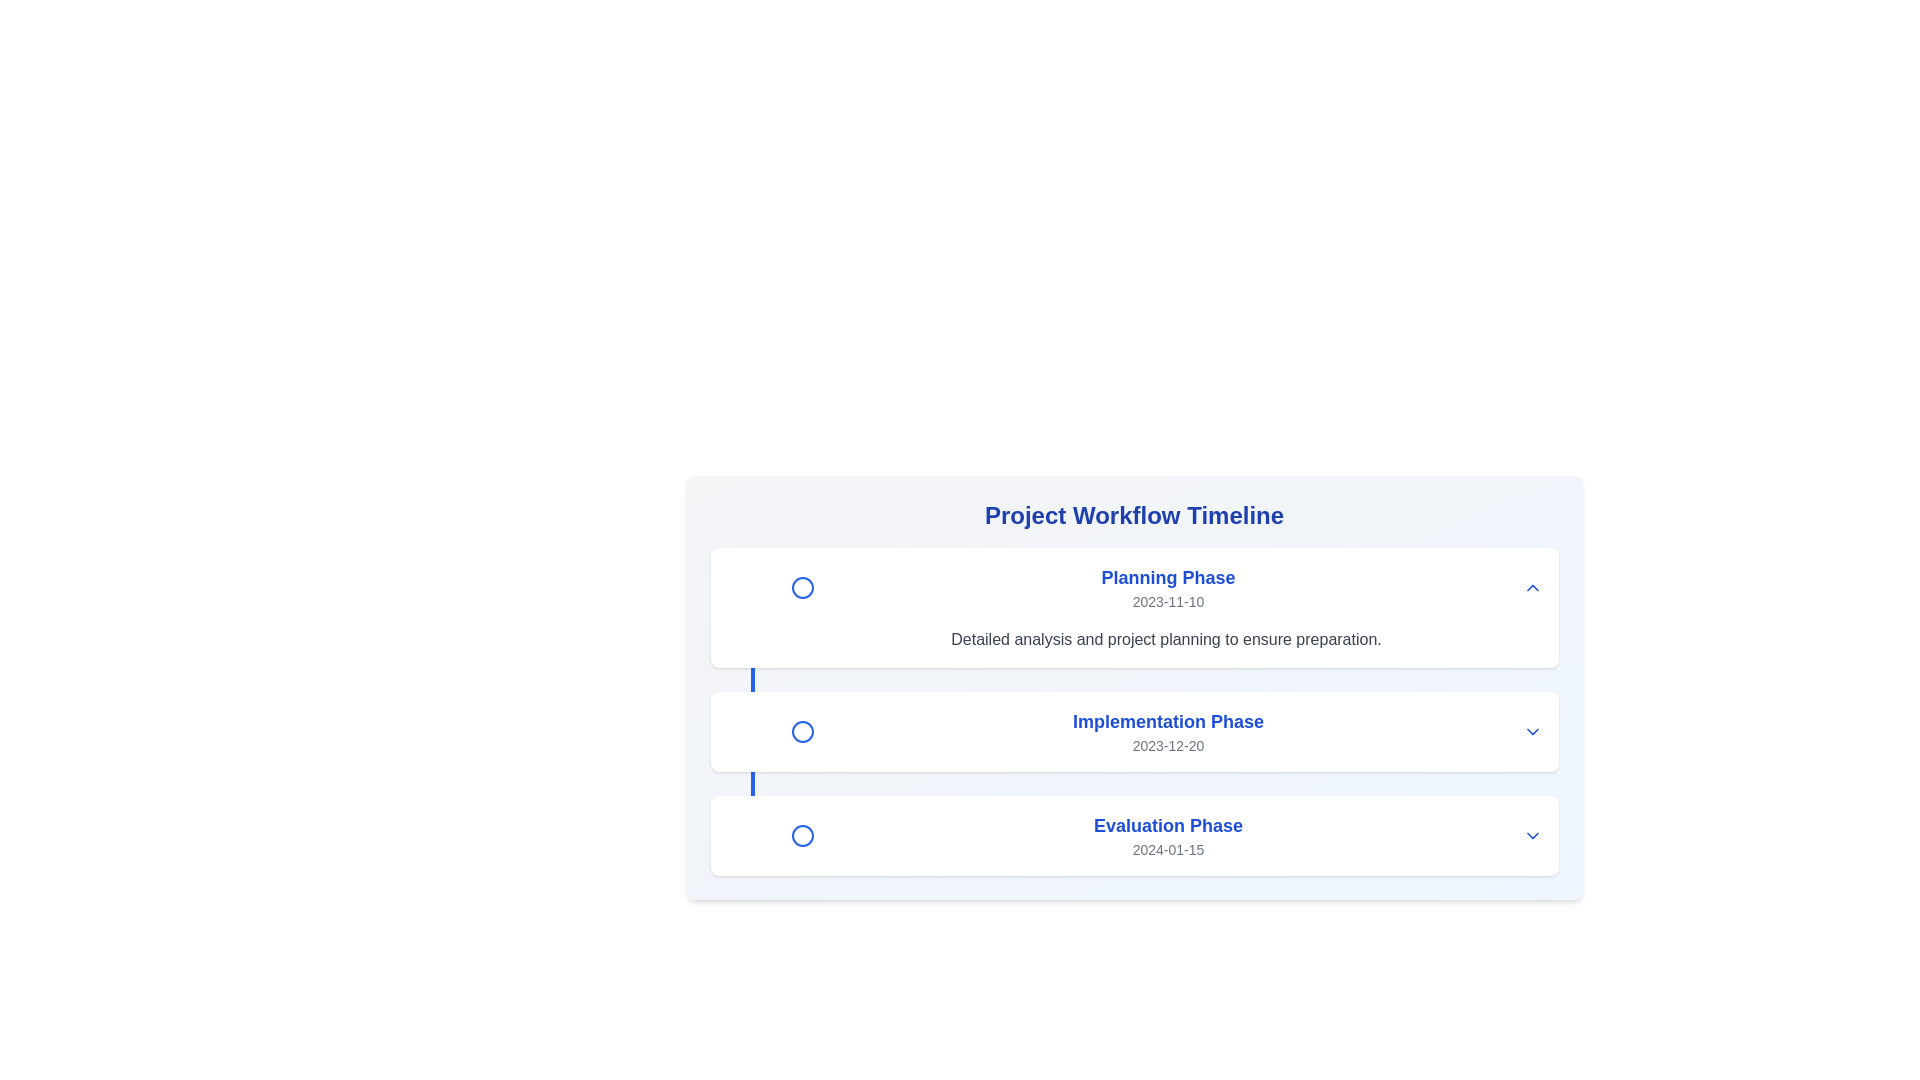 The width and height of the screenshot is (1920, 1080). I want to click on the status of the circular icon with a blue outline and white interior, located to the left of the 'Planning Phase' label and its date in the timeline, so click(802, 586).